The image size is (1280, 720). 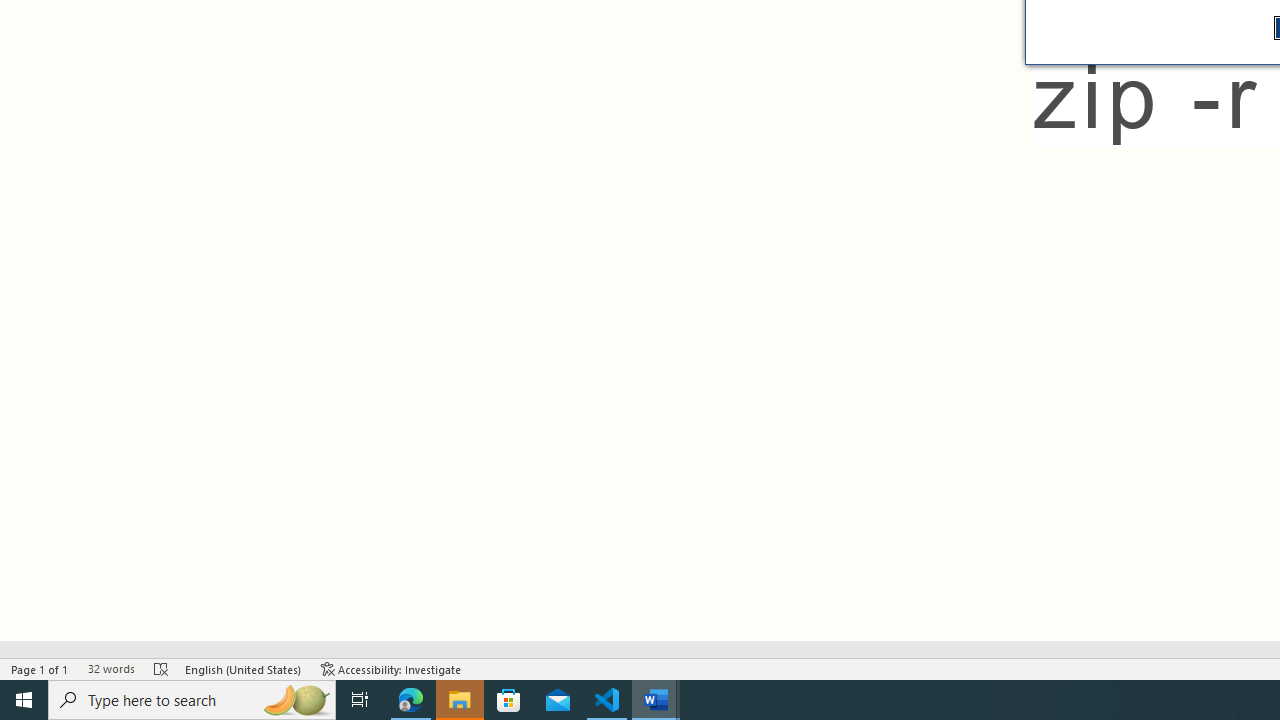 What do you see at coordinates (410, 698) in the screenshot?
I see `'Microsoft Edge - 1 running window'` at bounding box center [410, 698].